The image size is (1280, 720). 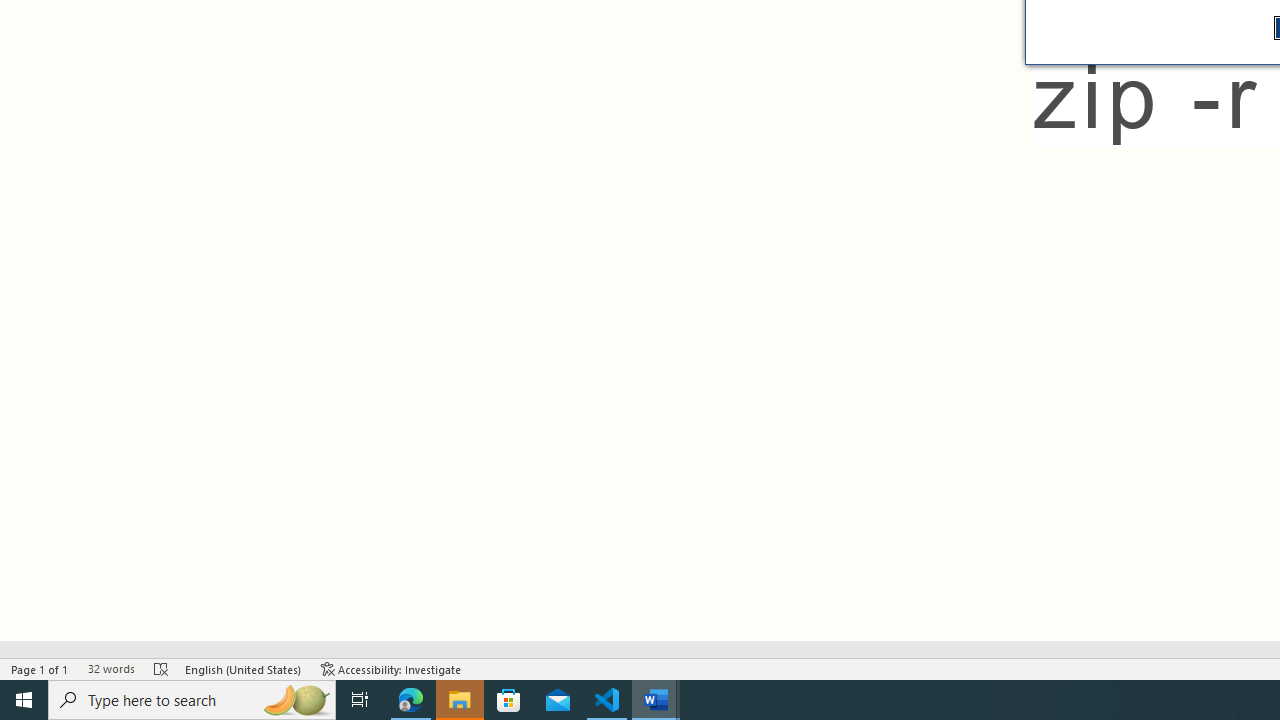 What do you see at coordinates (410, 698) in the screenshot?
I see `'Microsoft Edge - 1 running window'` at bounding box center [410, 698].